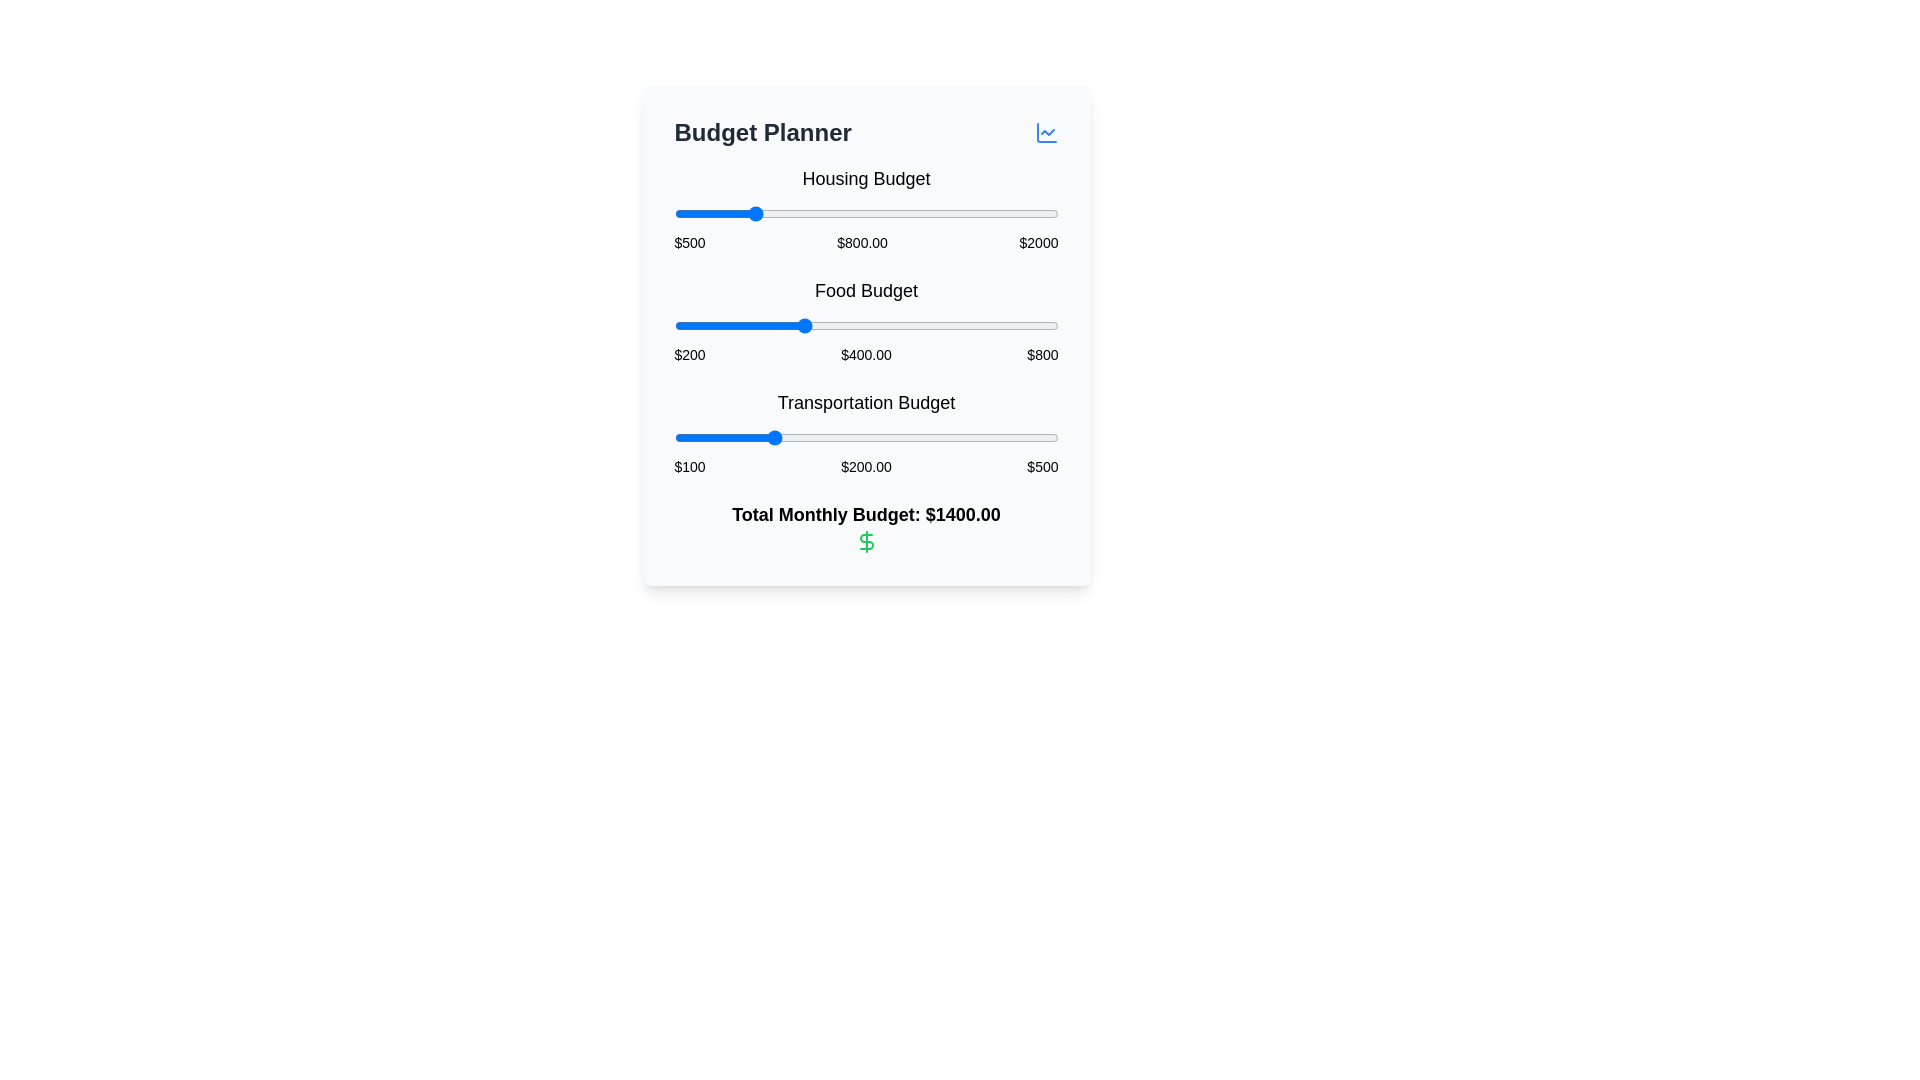 The image size is (1920, 1080). Describe the element at coordinates (866, 526) in the screenshot. I see `displayed budget information from the informational text element that summarizes the total calculated monthly budget in the budget planner` at that location.